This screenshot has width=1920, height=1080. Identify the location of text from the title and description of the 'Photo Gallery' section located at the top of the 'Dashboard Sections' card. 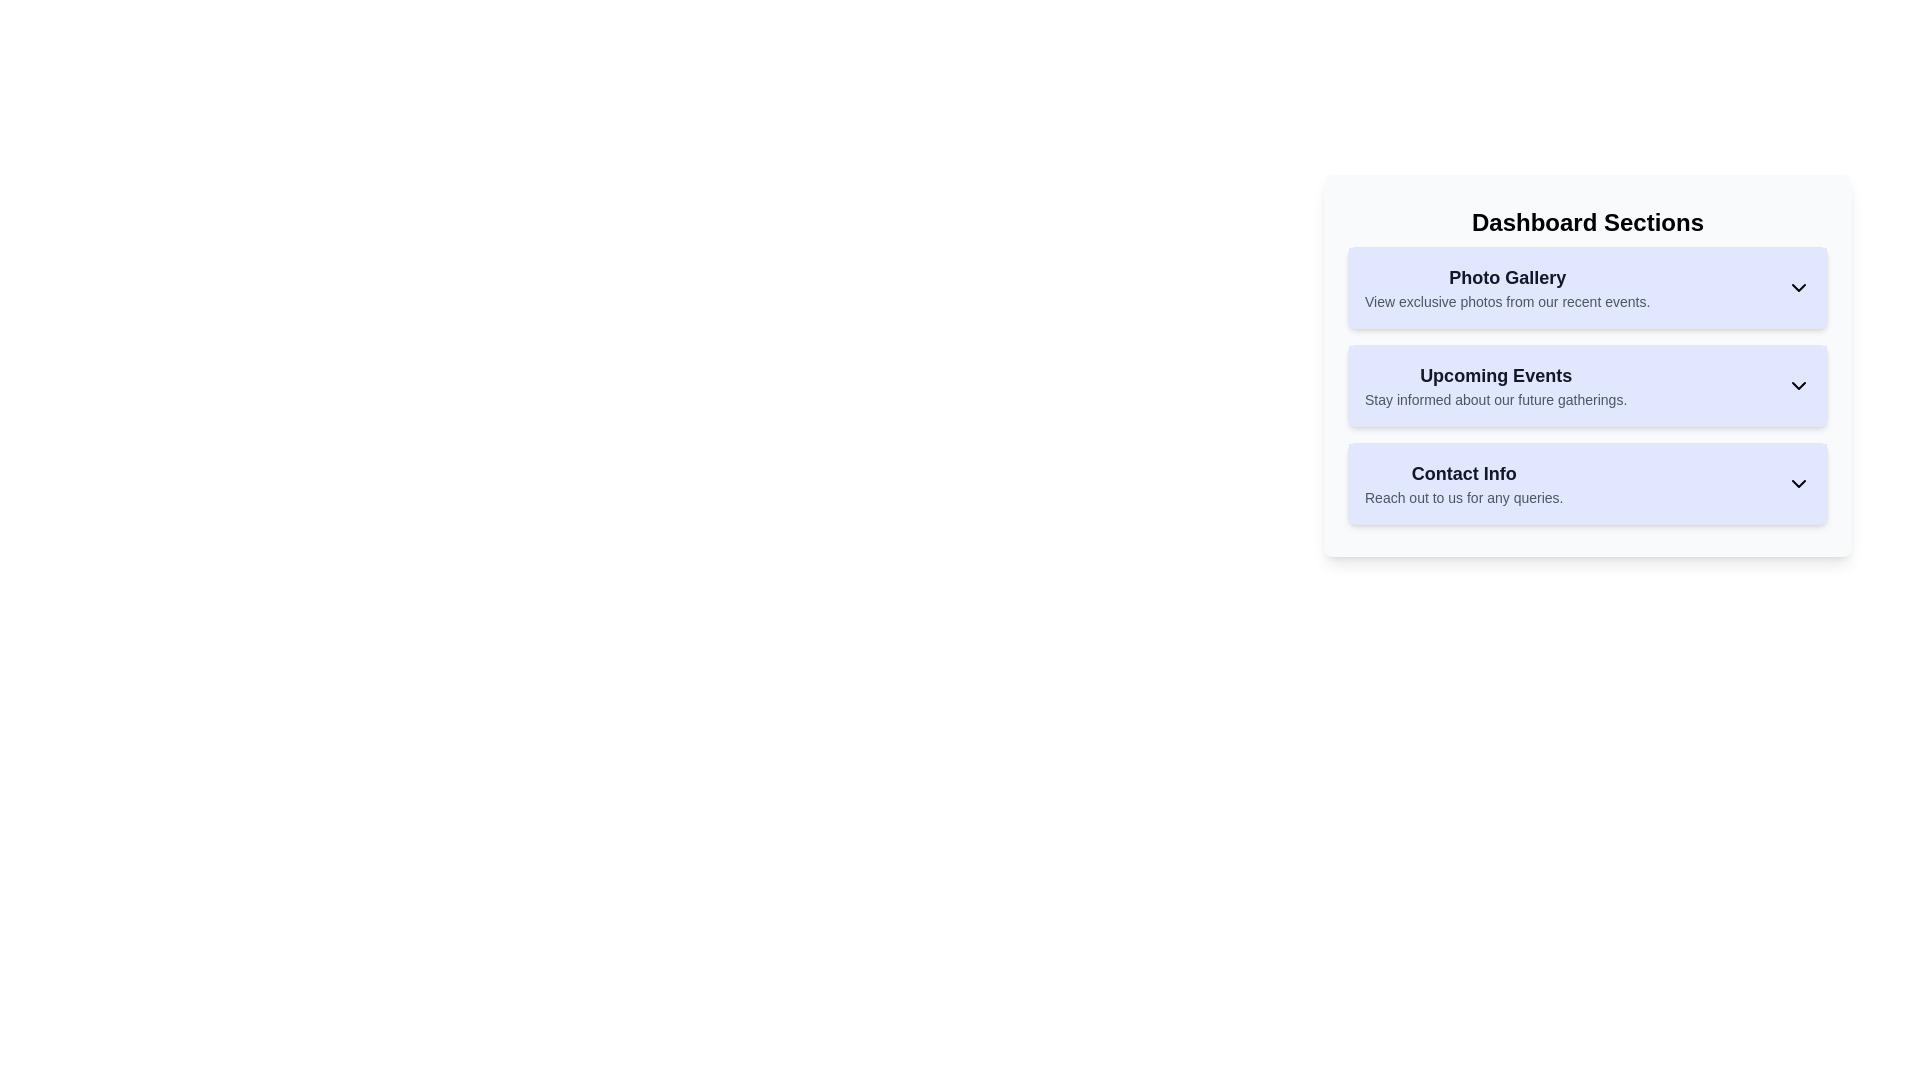
(1507, 288).